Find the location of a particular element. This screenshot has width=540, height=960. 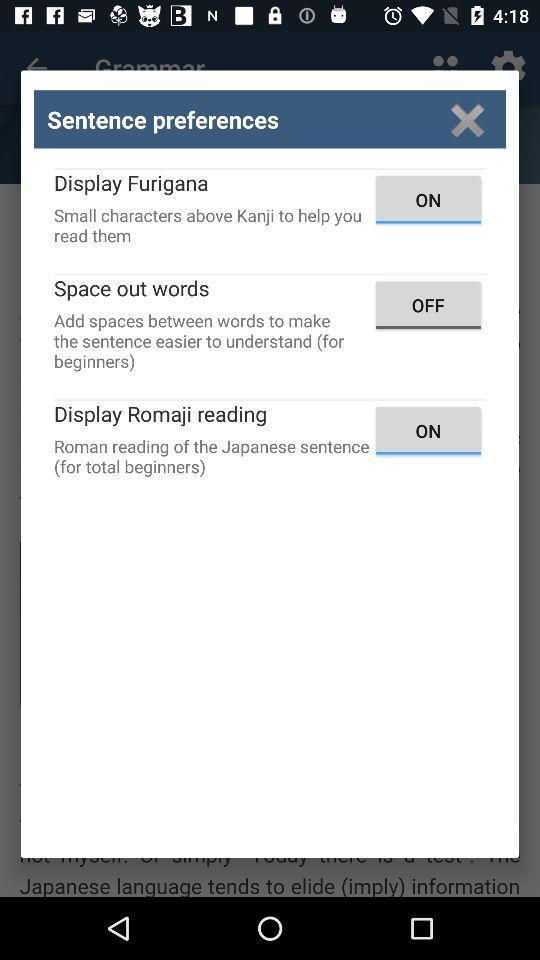

item to the right of space out words is located at coordinates (427, 305).